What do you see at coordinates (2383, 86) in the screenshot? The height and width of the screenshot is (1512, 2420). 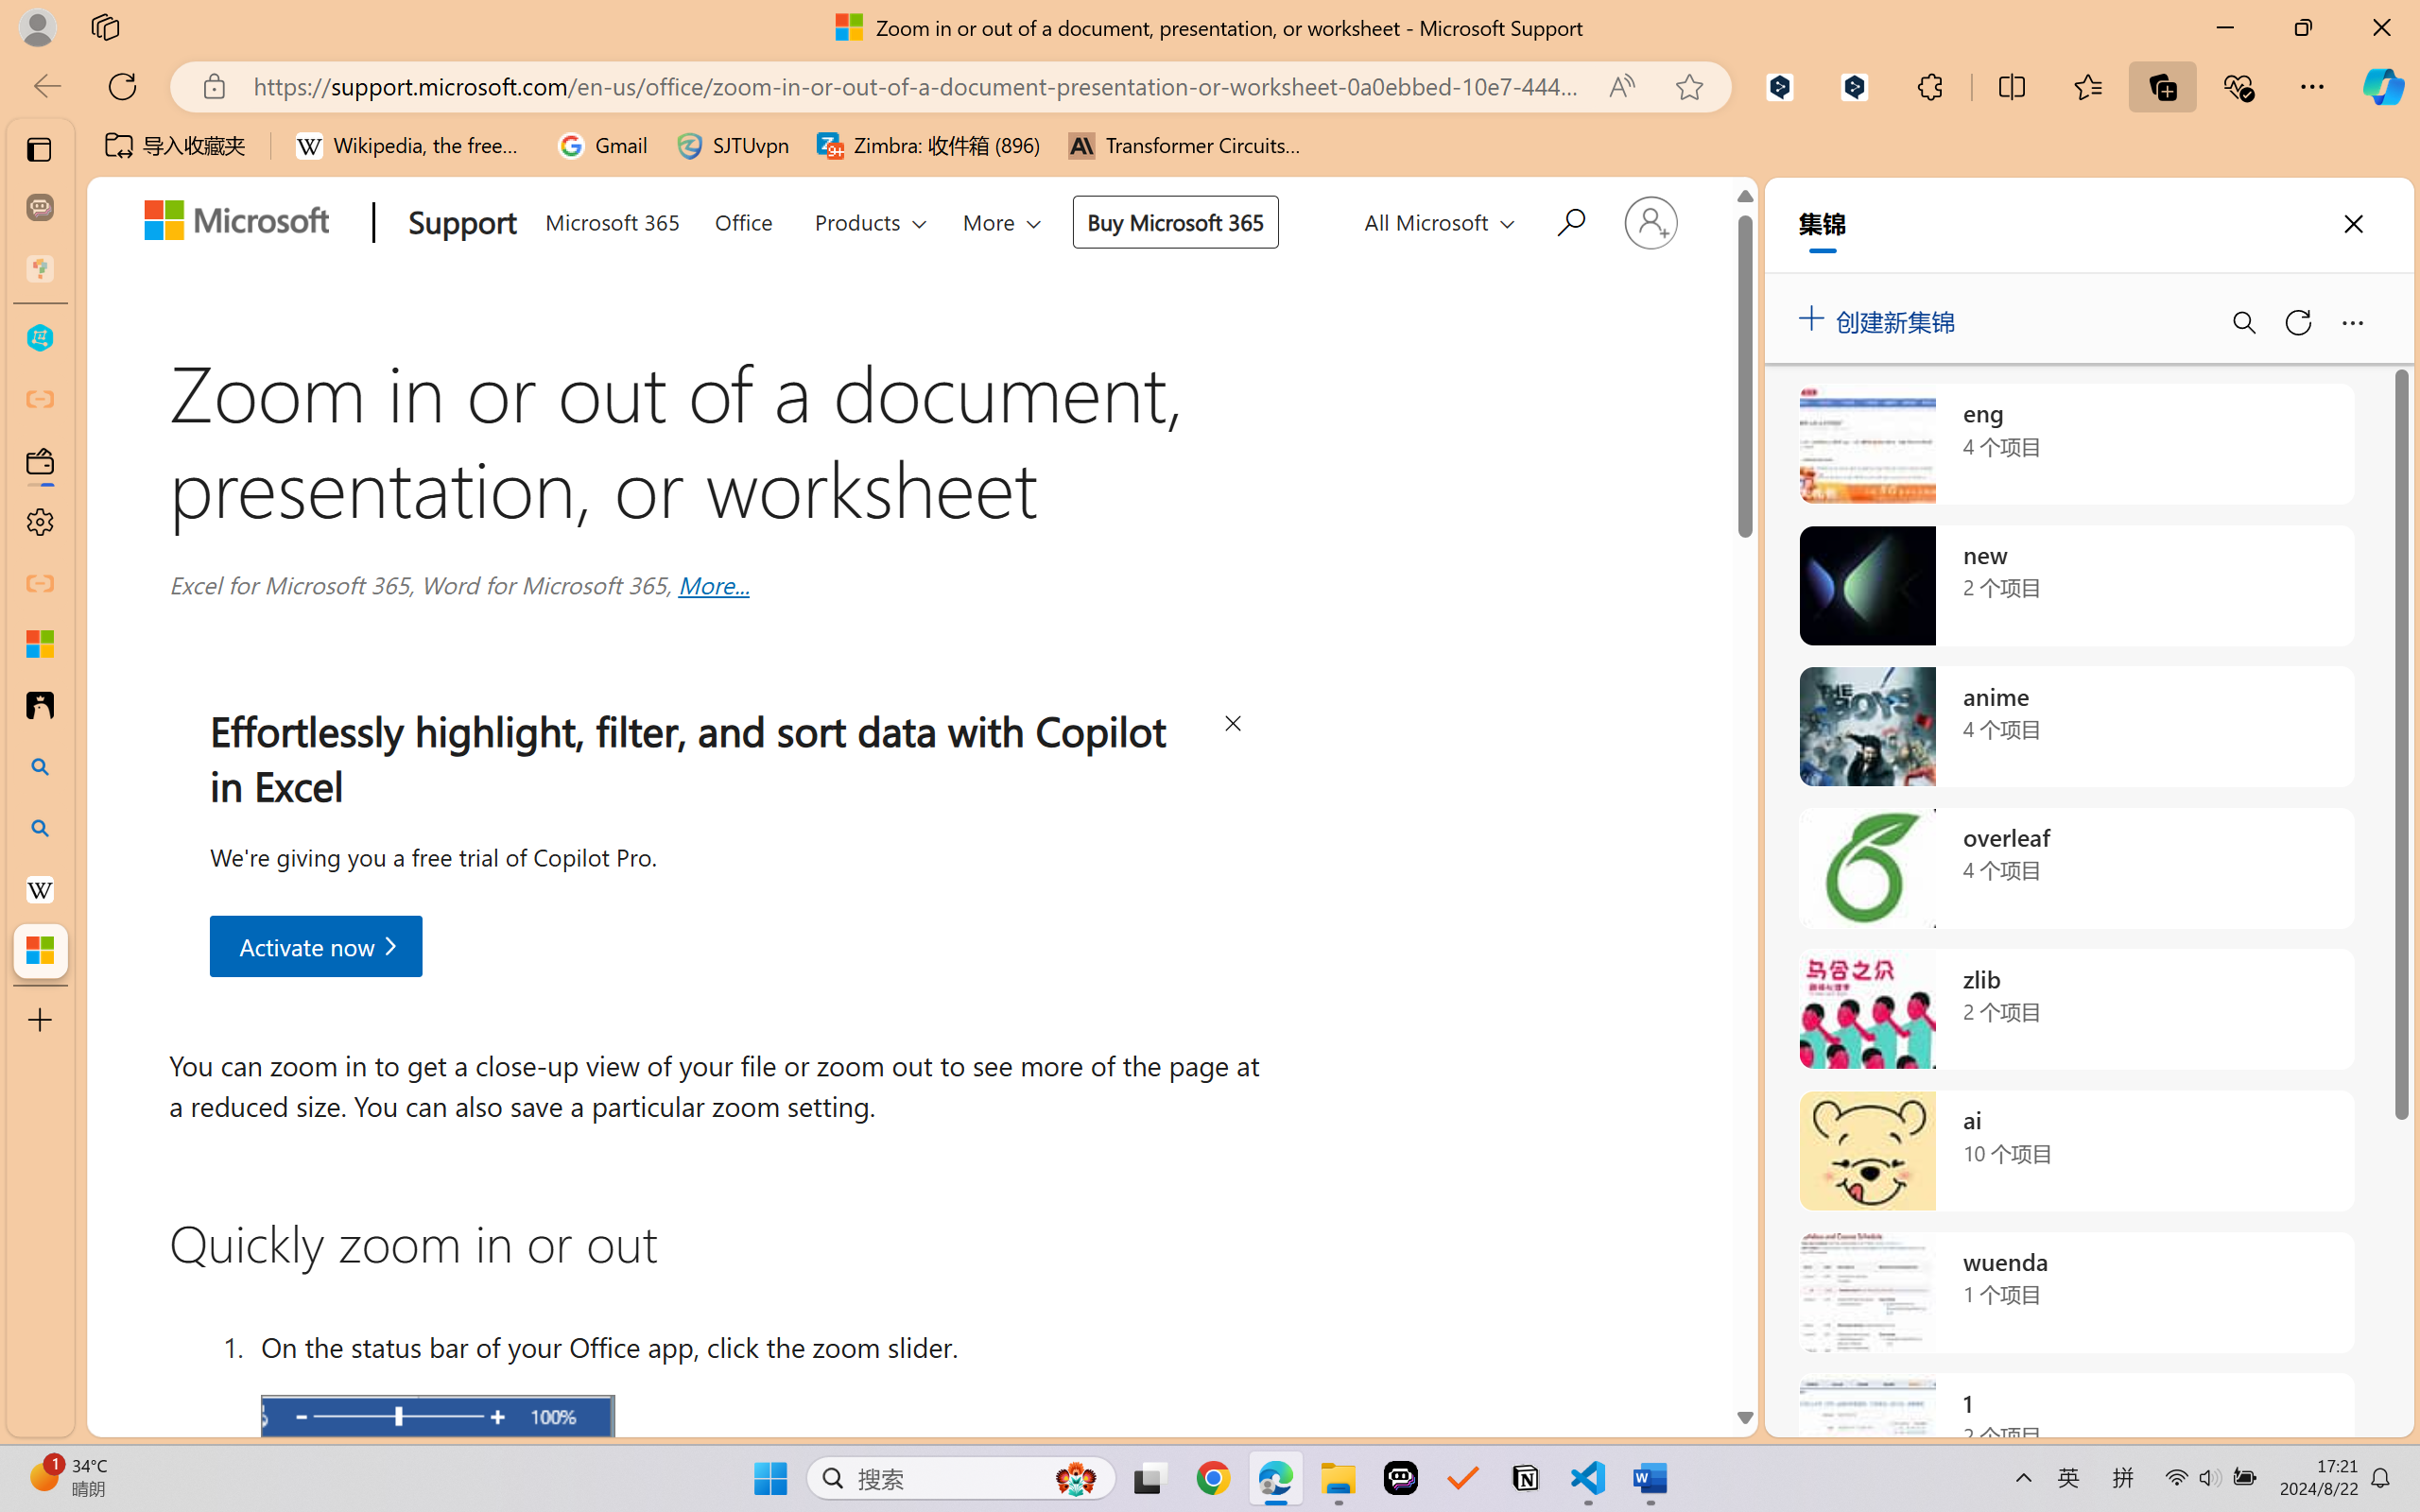 I see `'Copilot (Ctrl+Shift+.)'` at bounding box center [2383, 86].